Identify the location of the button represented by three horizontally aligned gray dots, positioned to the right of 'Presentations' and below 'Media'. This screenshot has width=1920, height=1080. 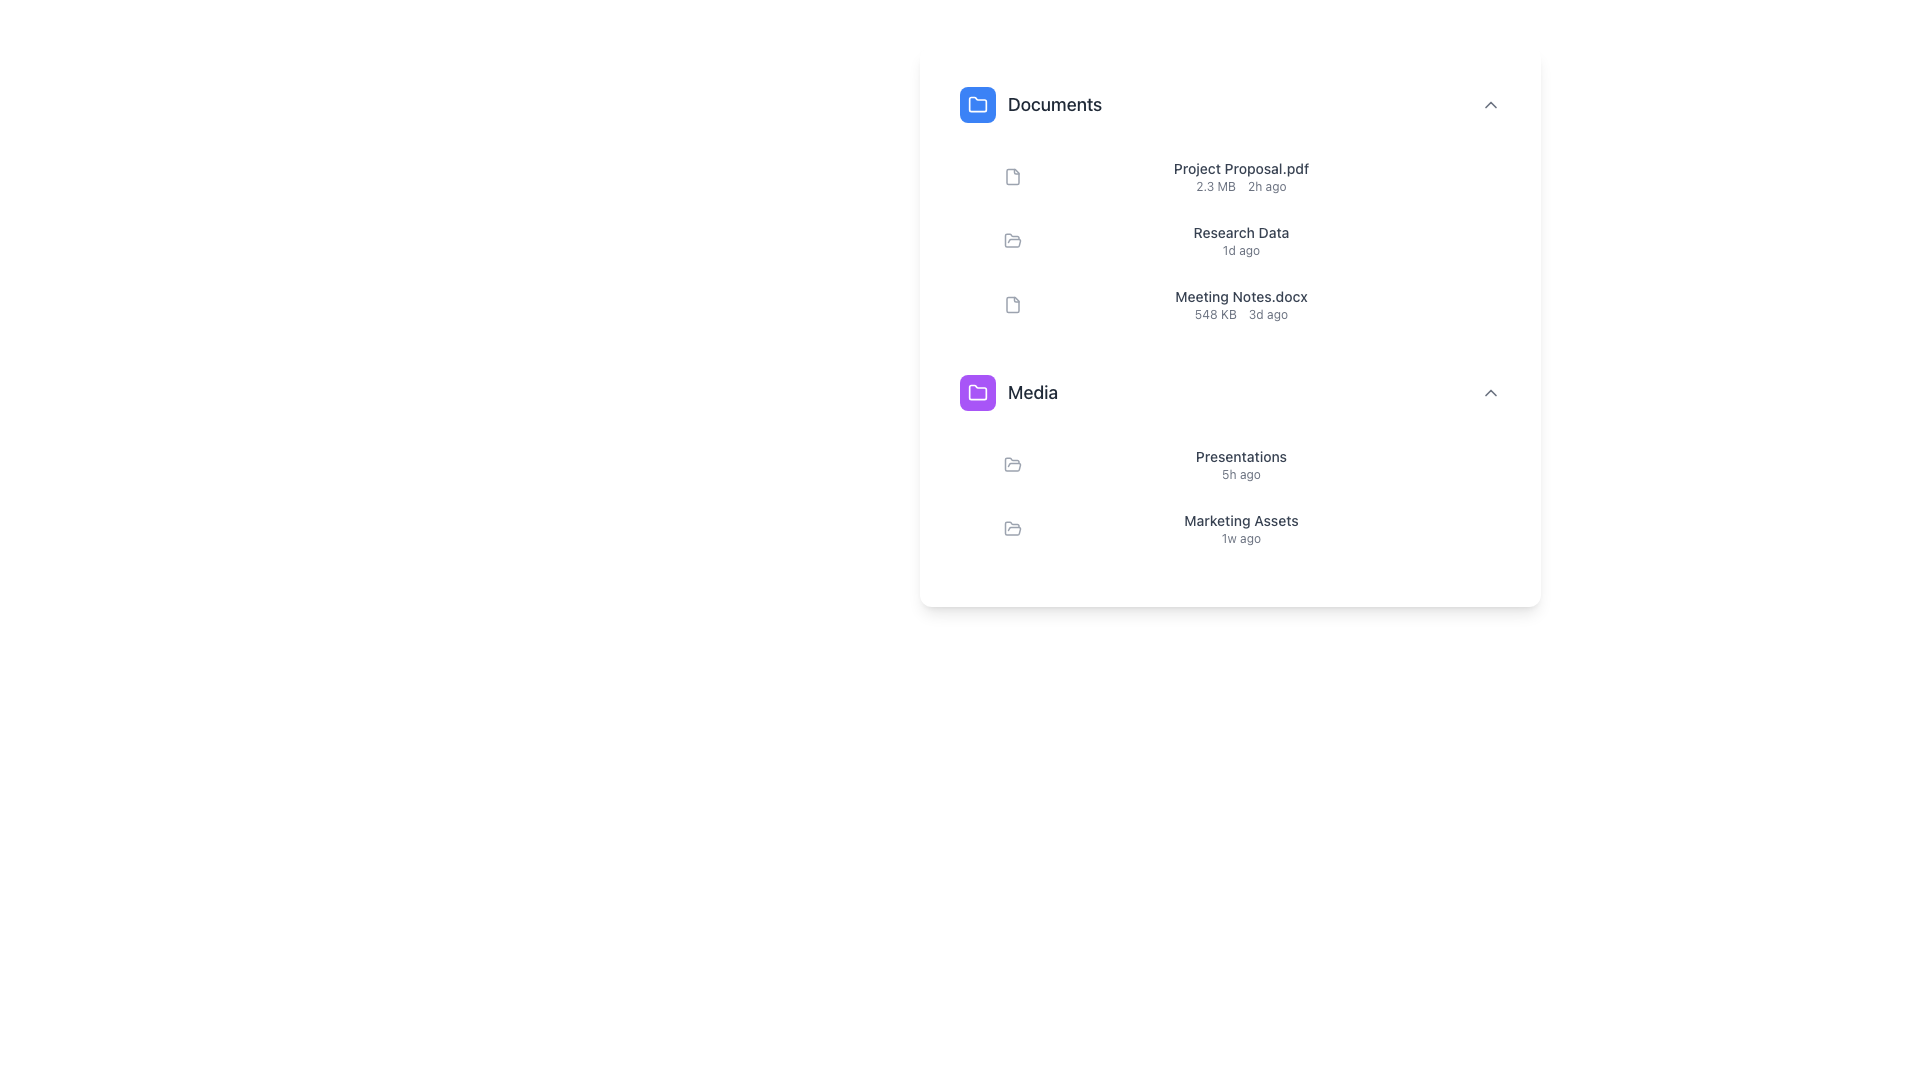
(1492, 465).